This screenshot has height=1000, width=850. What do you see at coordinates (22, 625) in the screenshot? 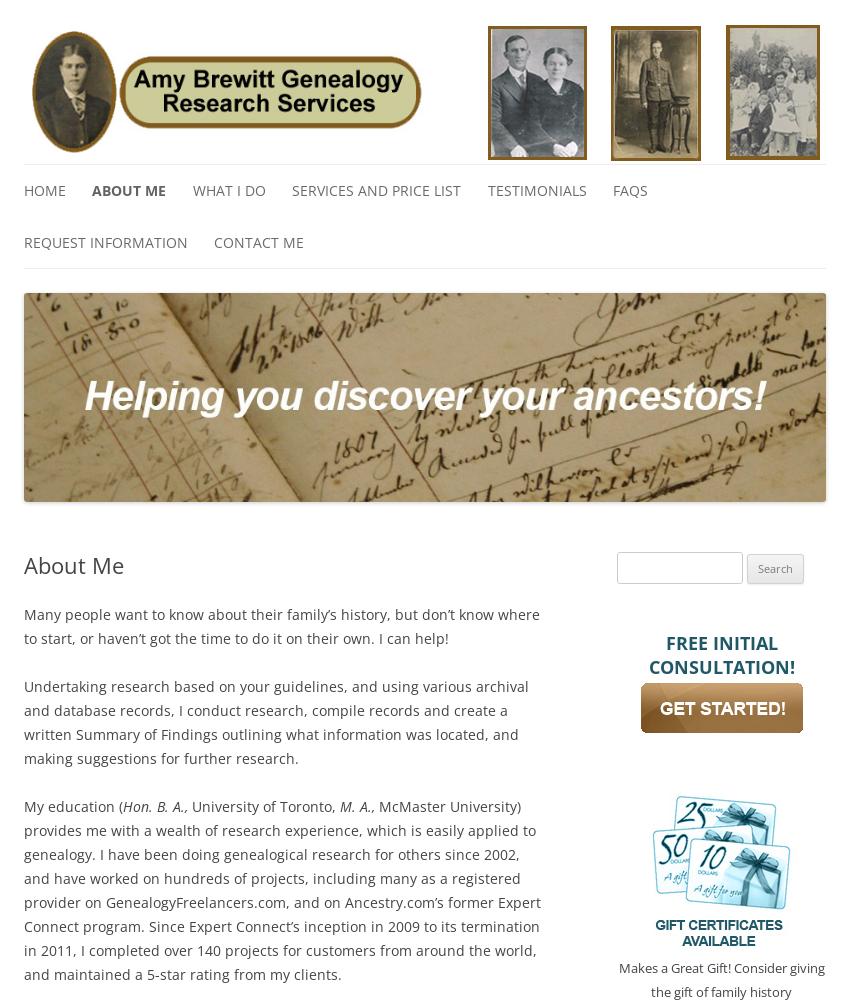
I see `'Many people want to know about their family’s history, but don’t know where to start, or haven’t got the time to do it on their own. I can help!'` at bounding box center [22, 625].